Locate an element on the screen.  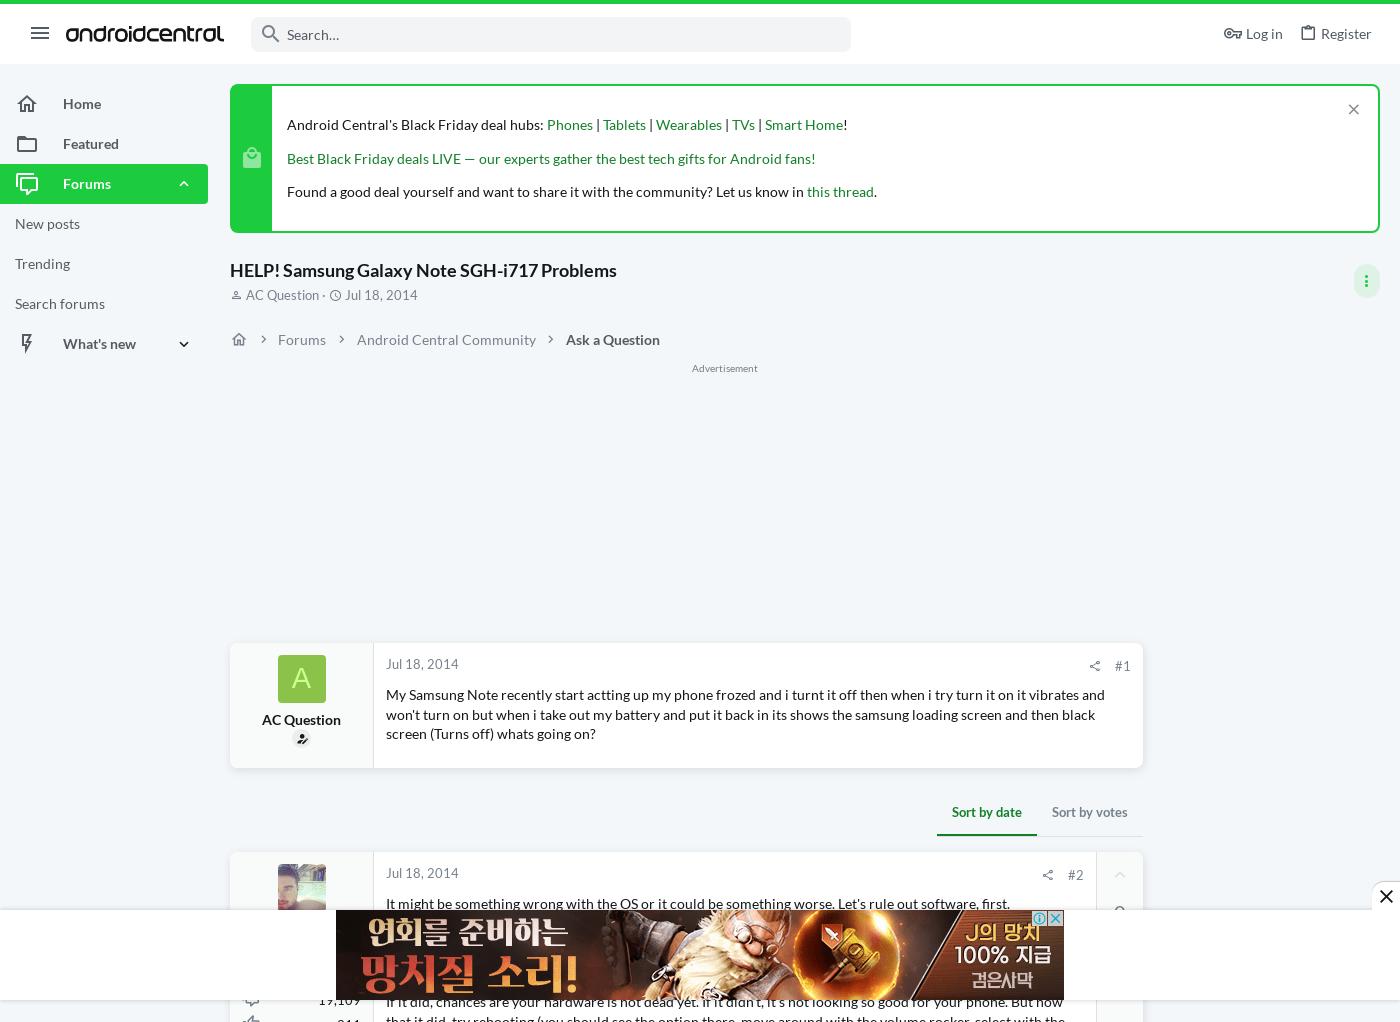
'A' is located at coordinates (301, 676).